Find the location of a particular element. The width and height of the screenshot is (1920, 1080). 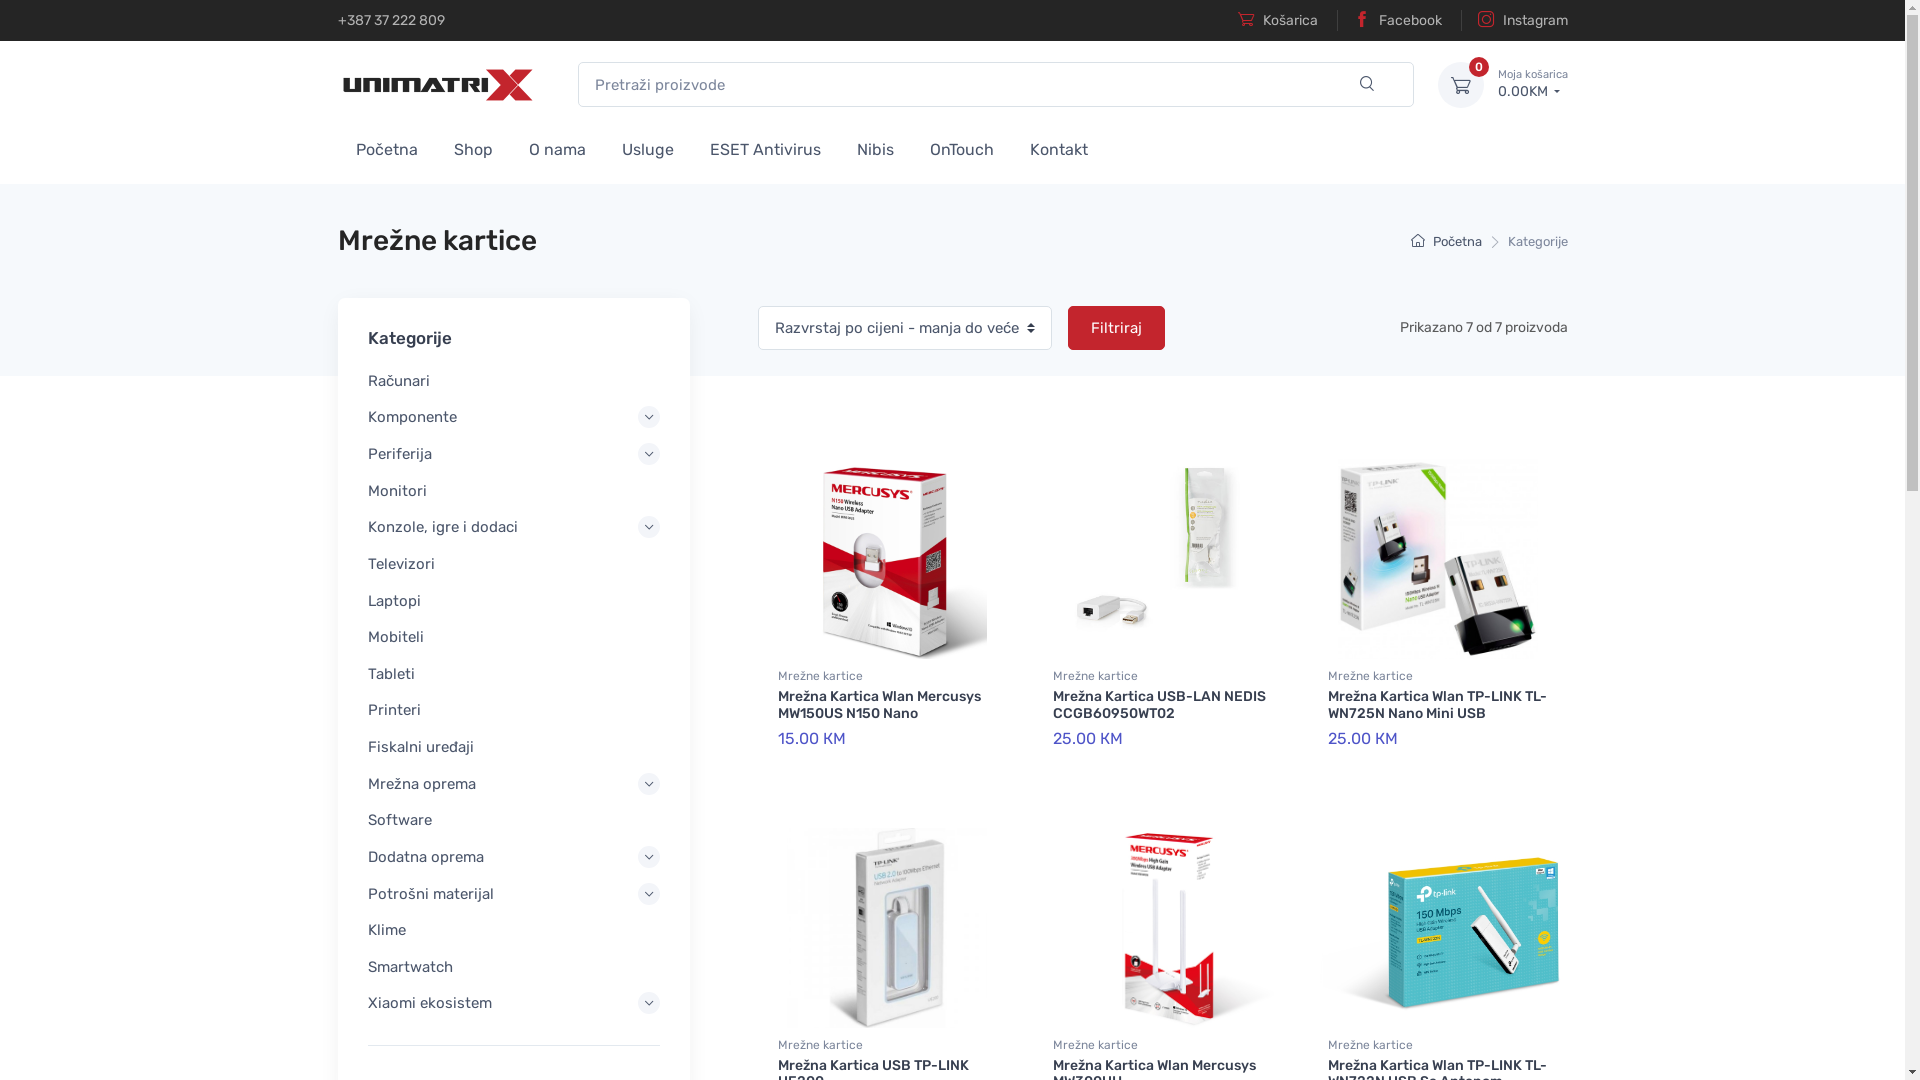

'Usluge' is located at coordinates (648, 146).